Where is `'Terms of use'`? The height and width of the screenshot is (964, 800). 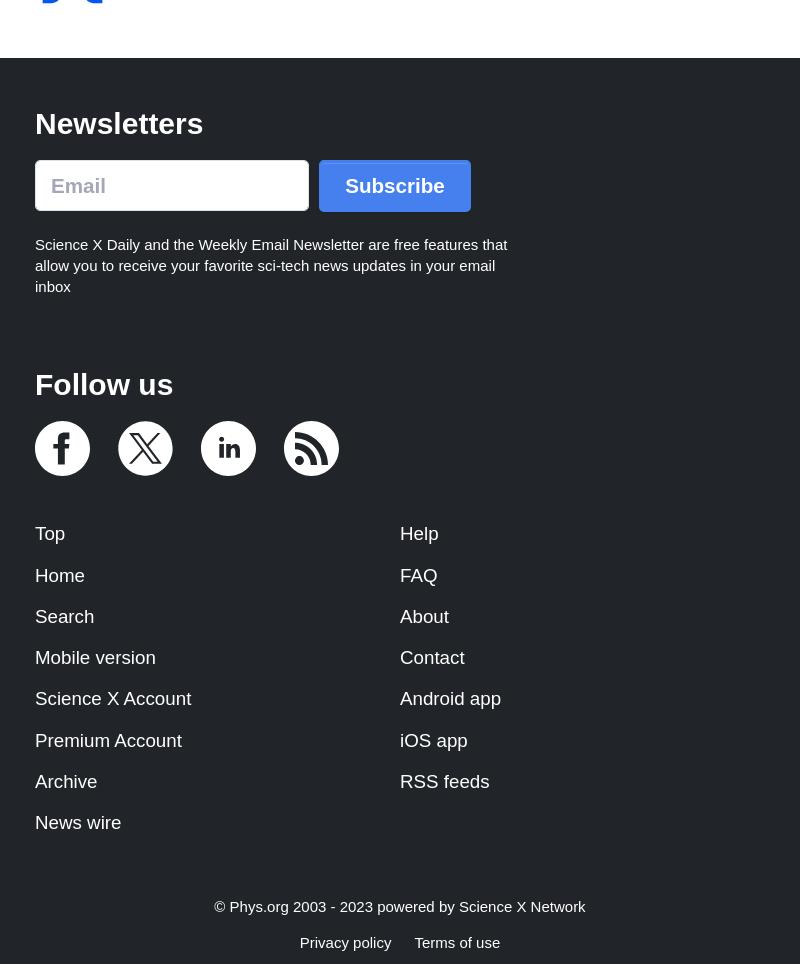 'Terms of use' is located at coordinates (456, 942).